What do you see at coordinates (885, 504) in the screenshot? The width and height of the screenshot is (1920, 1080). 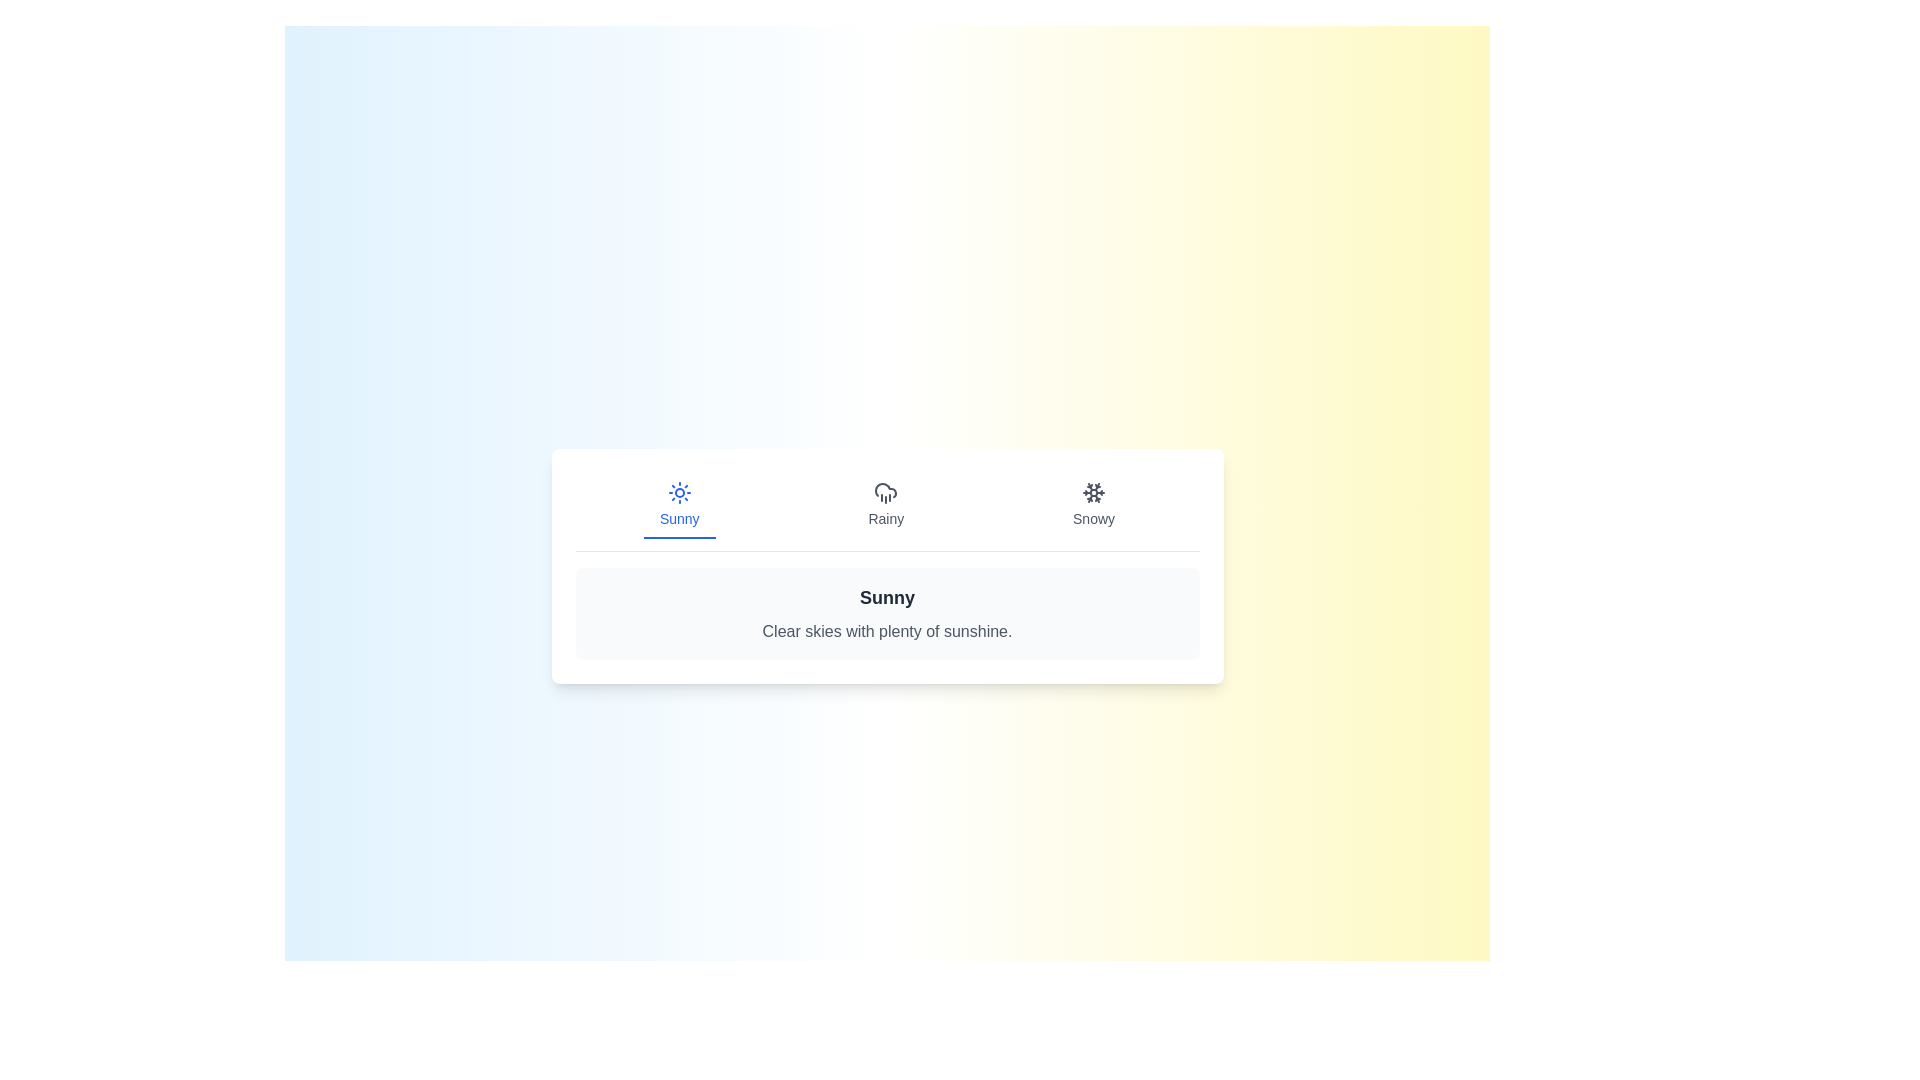 I see `the Rainy weather tab` at bounding box center [885, 504].